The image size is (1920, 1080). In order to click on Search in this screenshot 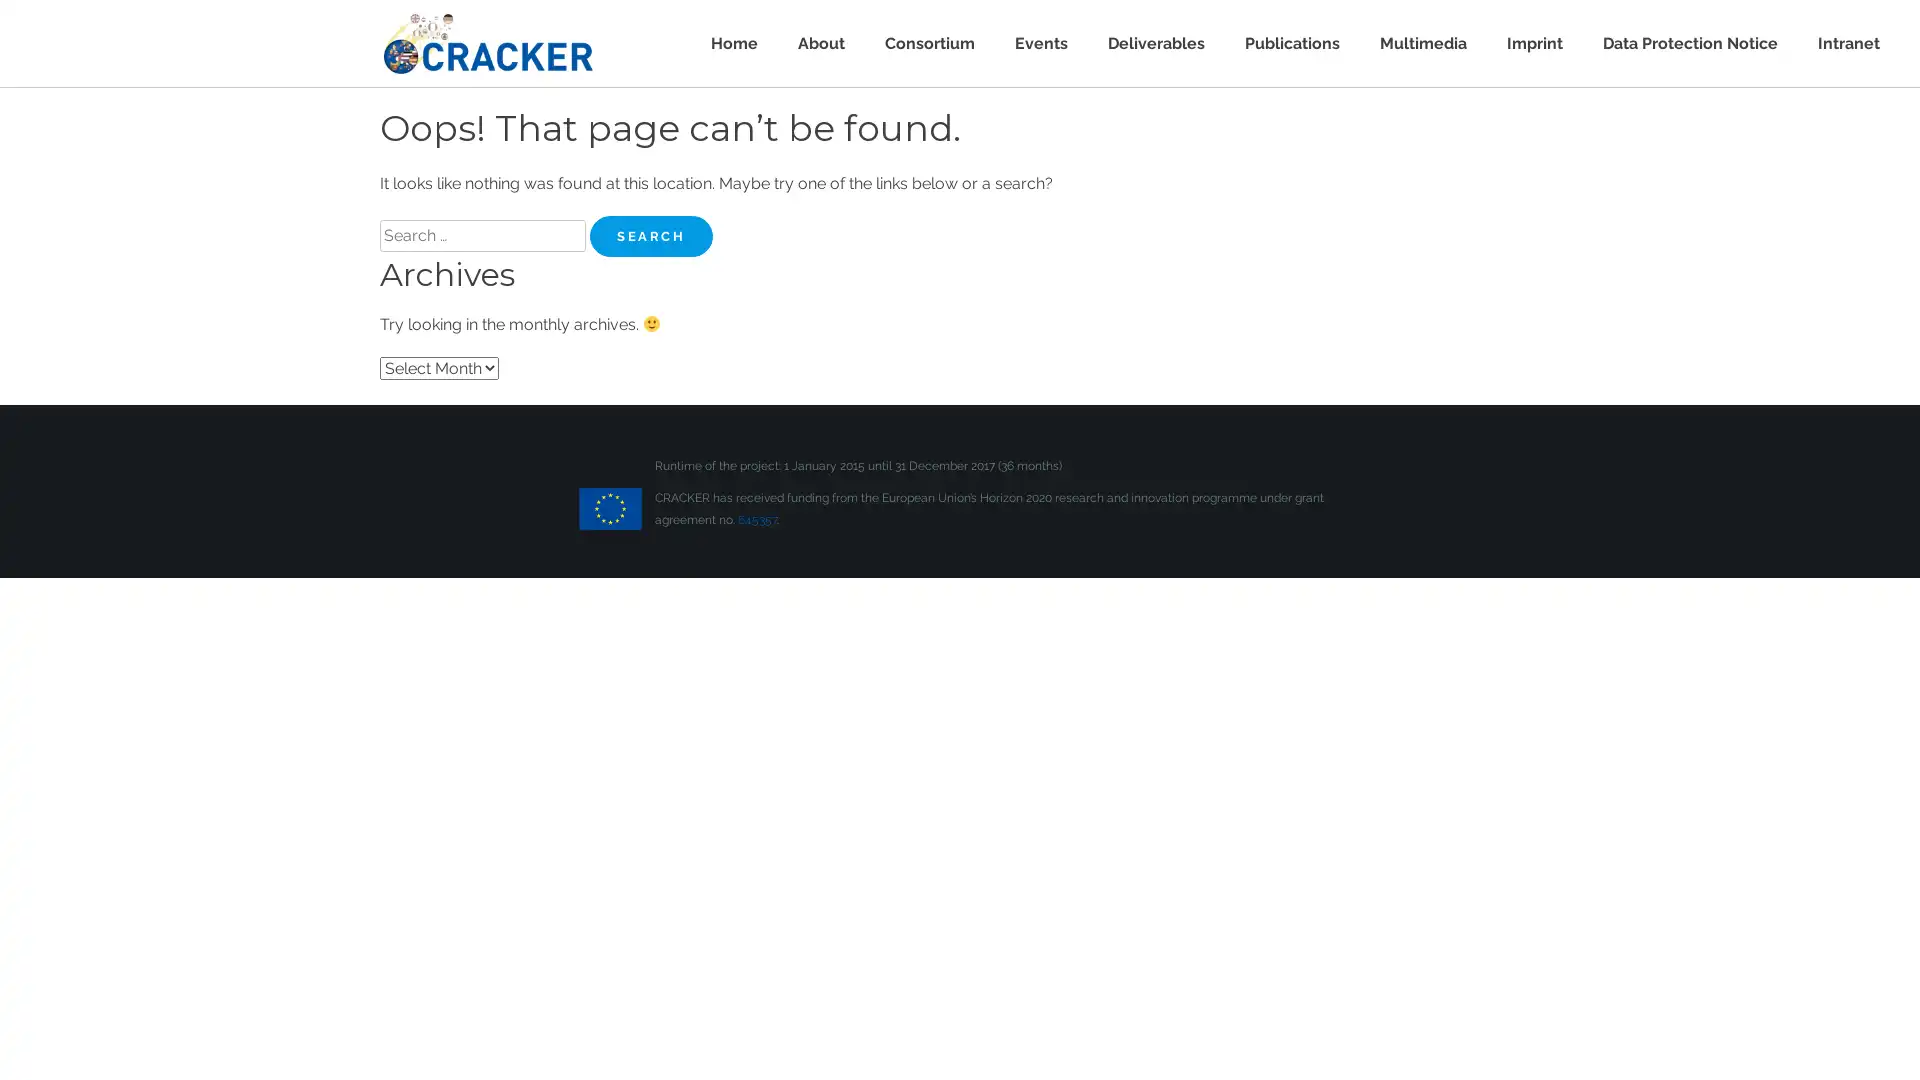, I will do `click(651, 235)`.